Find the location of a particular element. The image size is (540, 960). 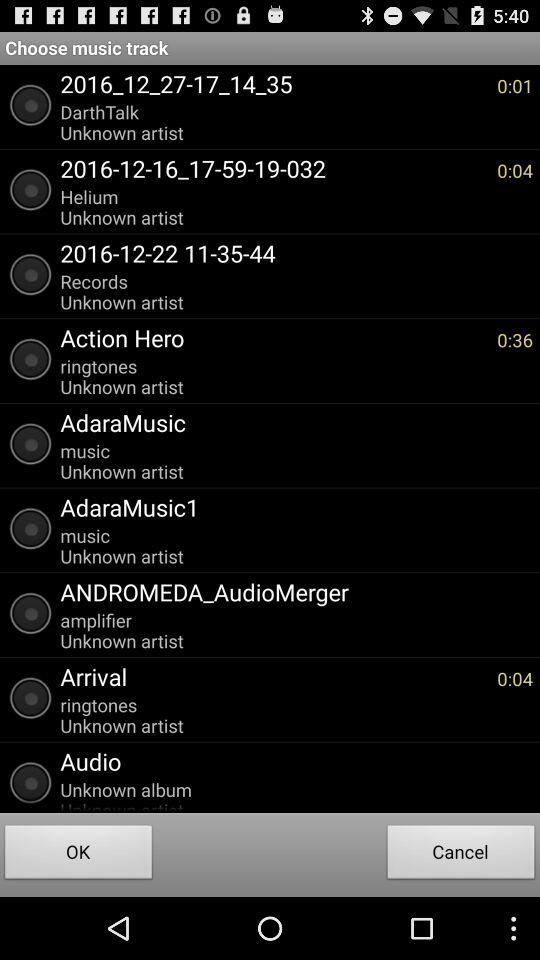

the app next to the 0:36 is located at coordinates (272, 337).